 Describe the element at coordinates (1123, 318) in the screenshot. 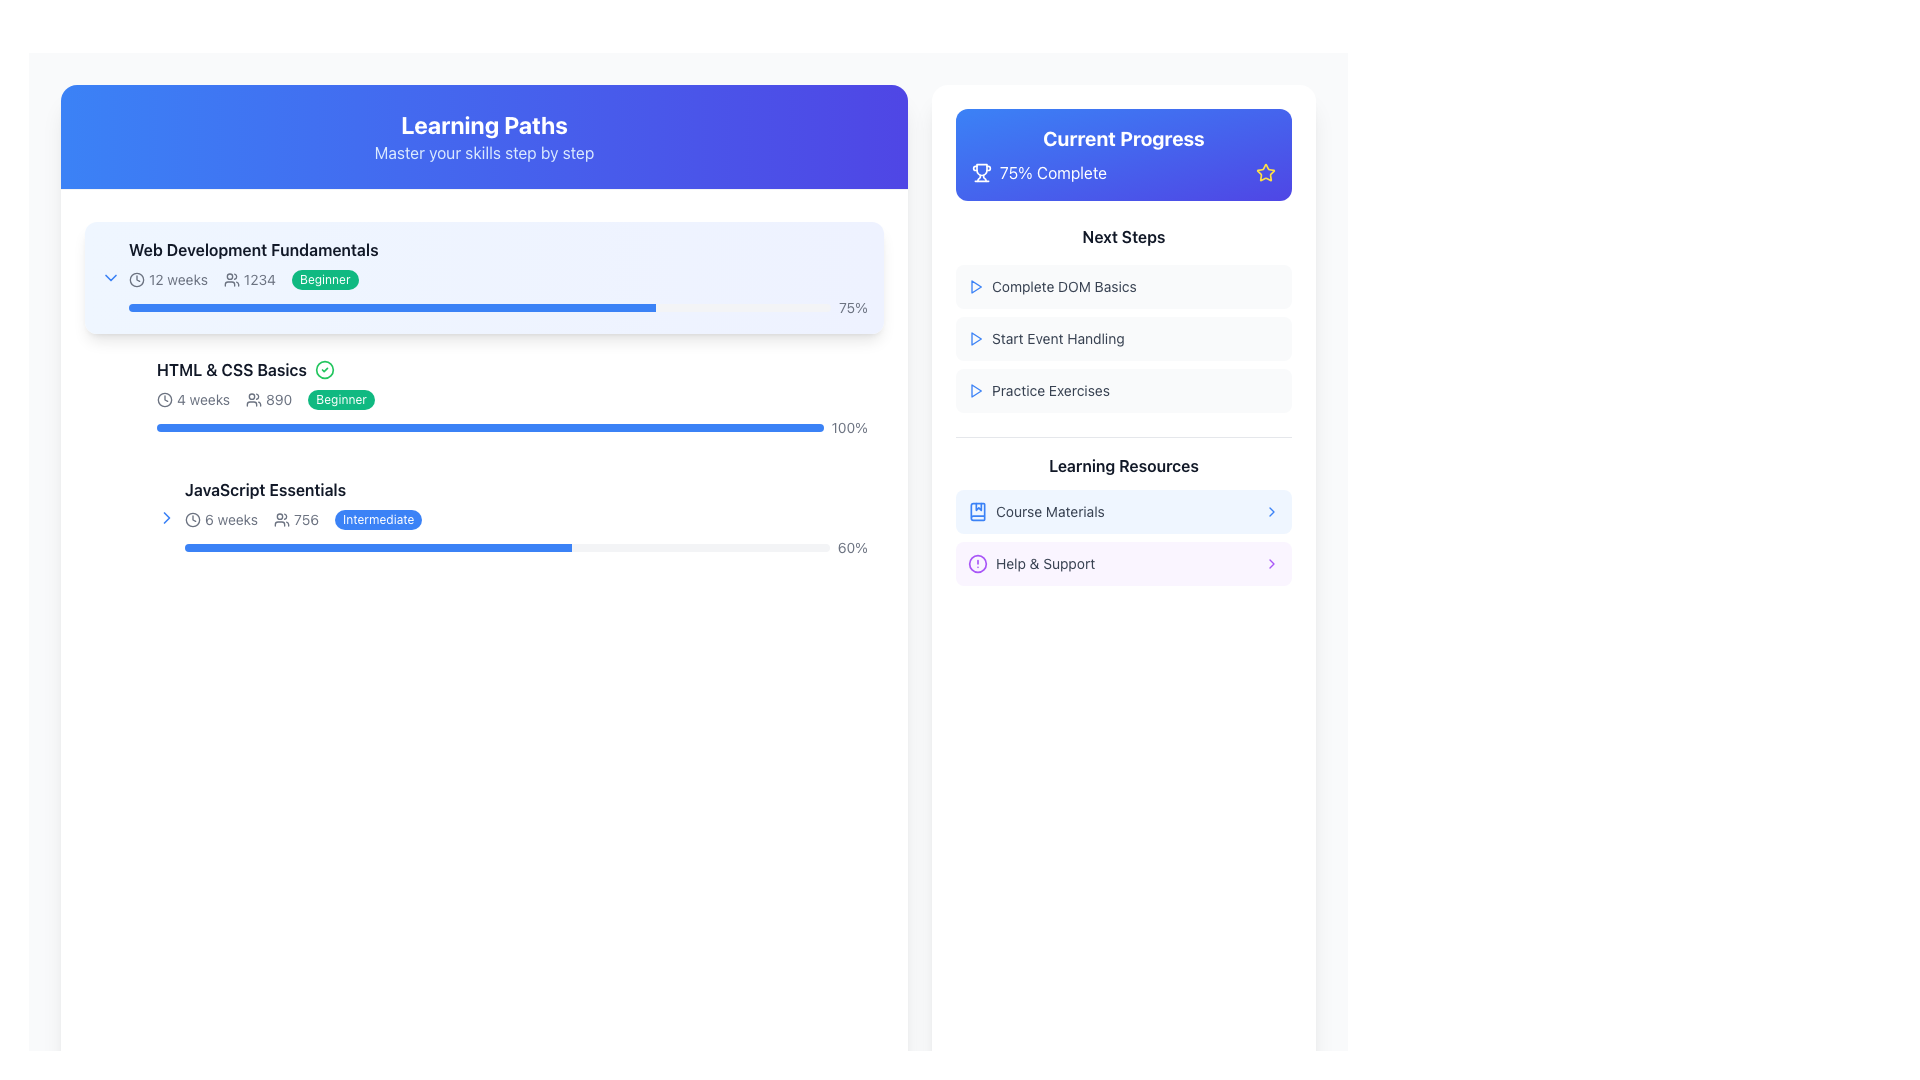

I see `the second list item in the 'Next Steps' section, which guides users toward 'Start Event Handling' content` at that location.